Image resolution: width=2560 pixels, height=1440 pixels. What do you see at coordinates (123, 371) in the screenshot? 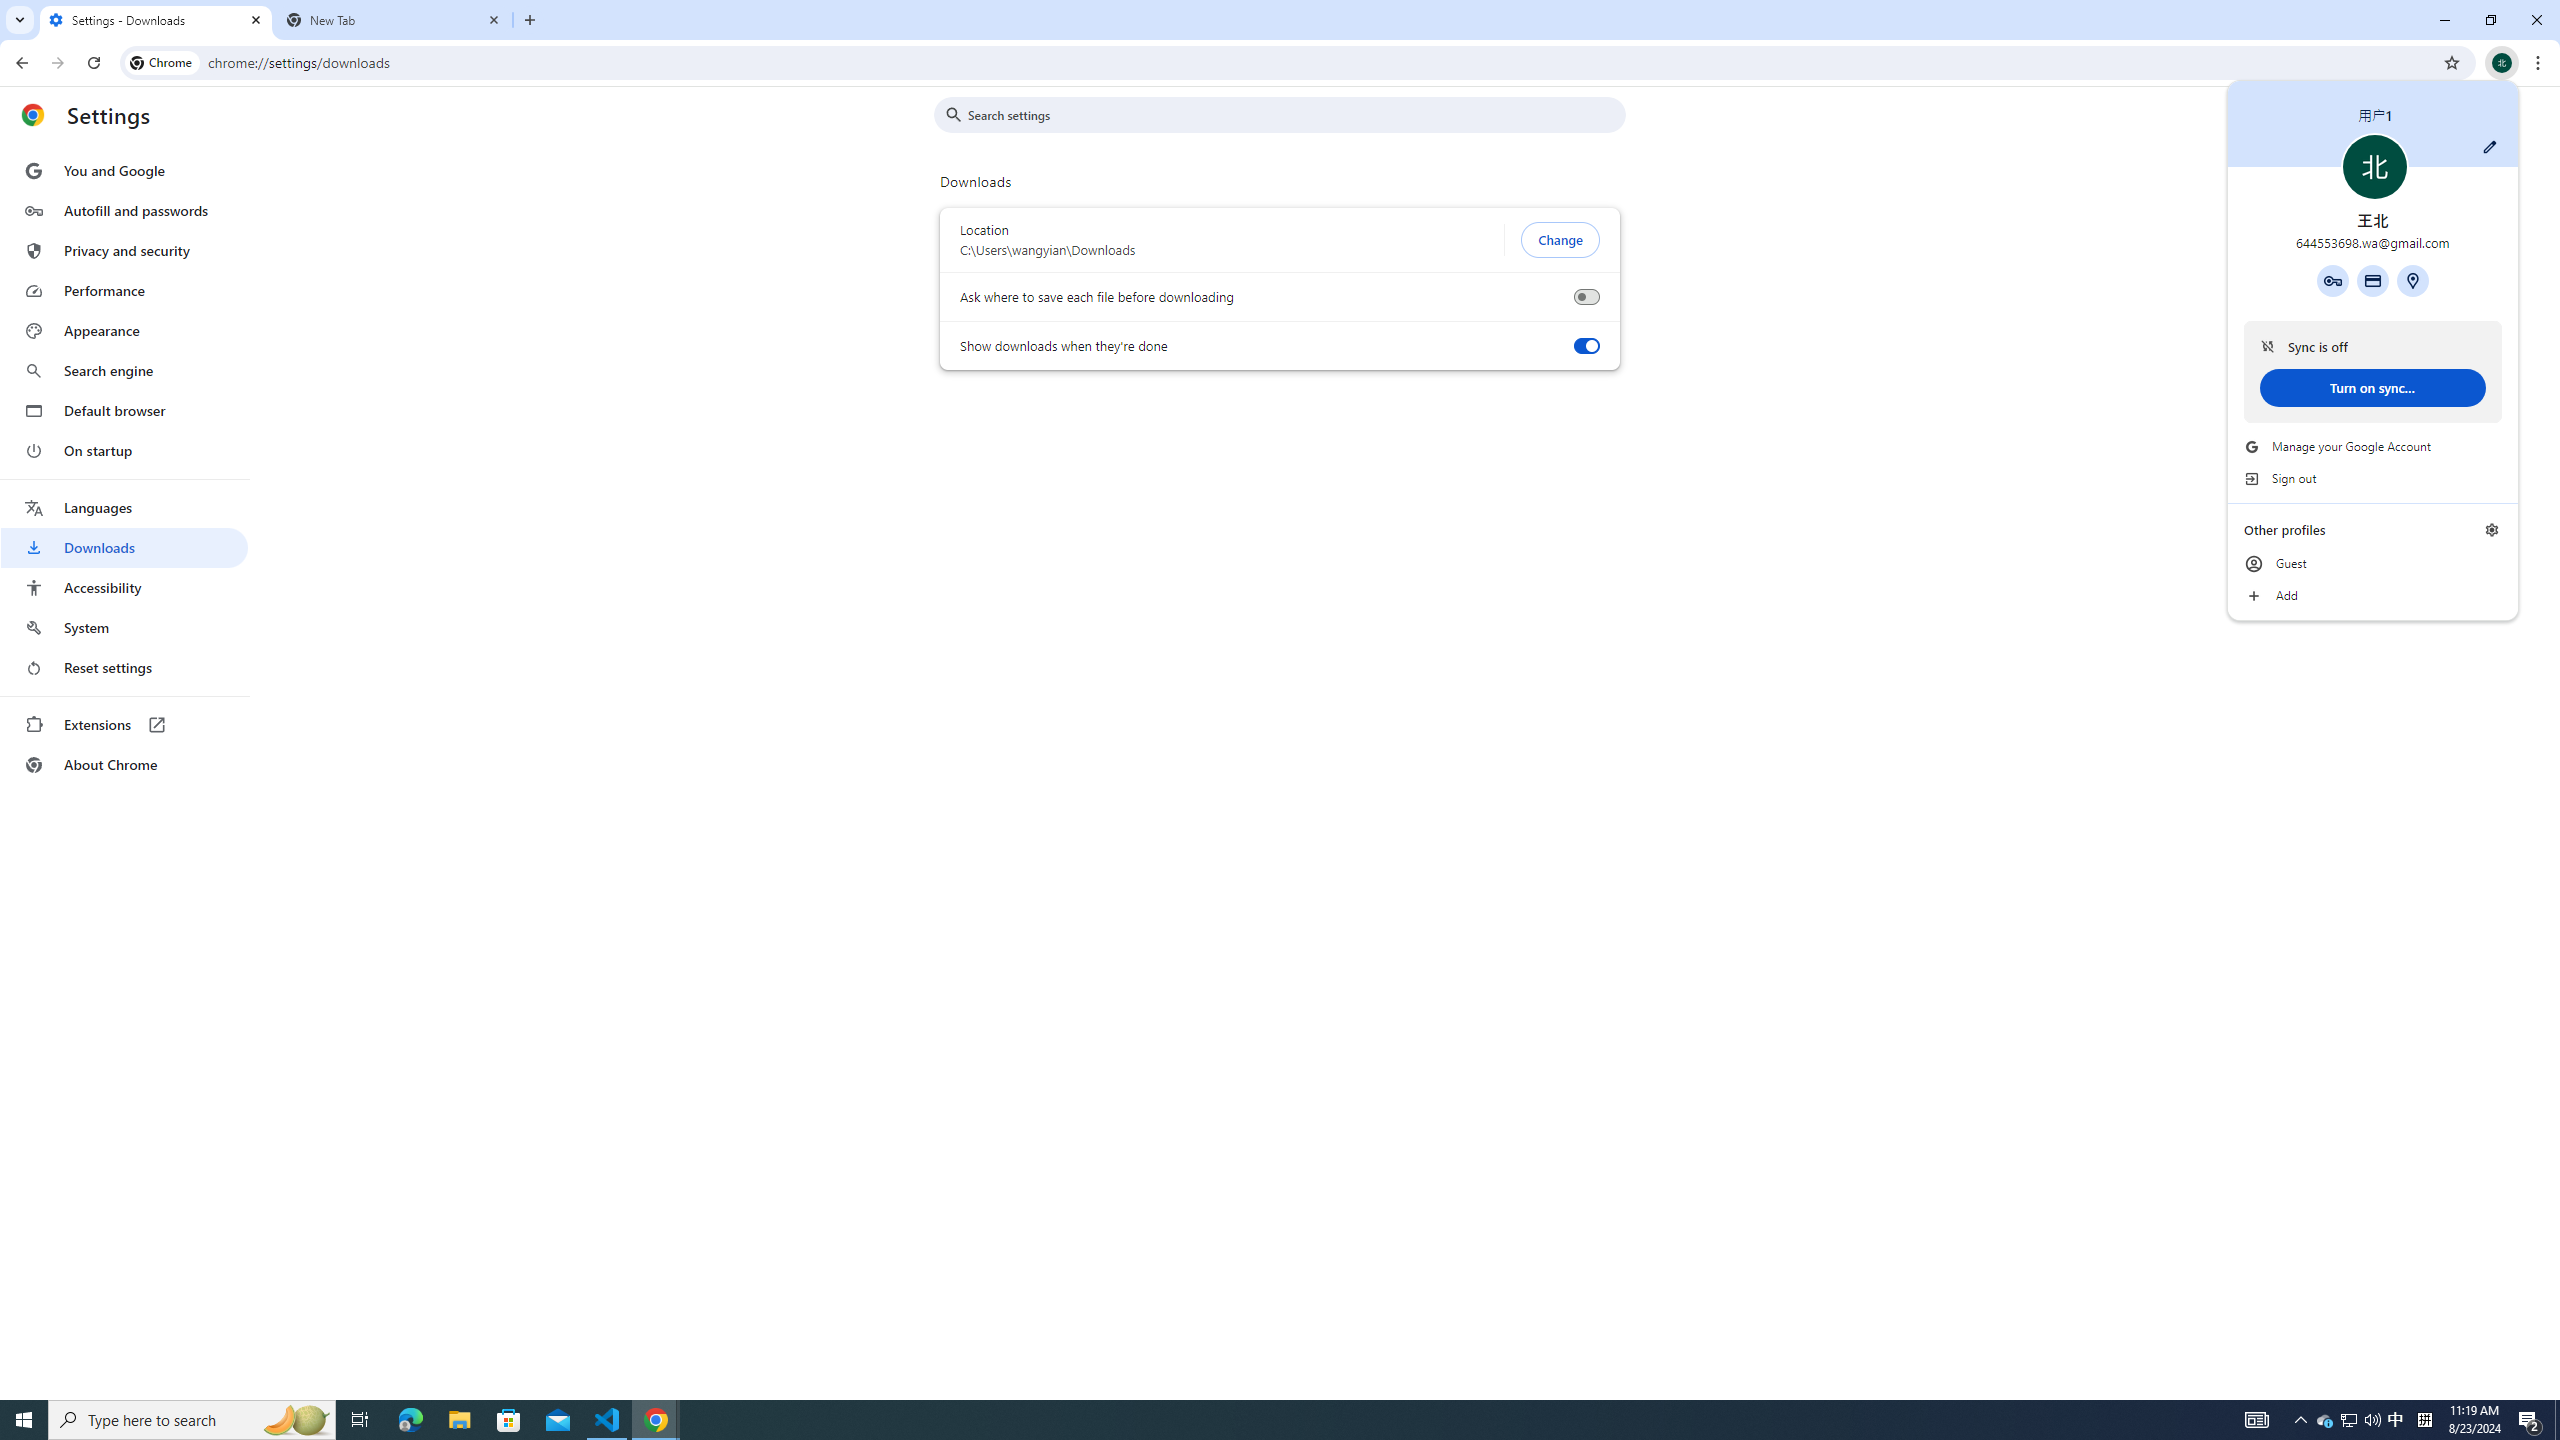
I see `'Search engine'` at bounding box center [123, 371].